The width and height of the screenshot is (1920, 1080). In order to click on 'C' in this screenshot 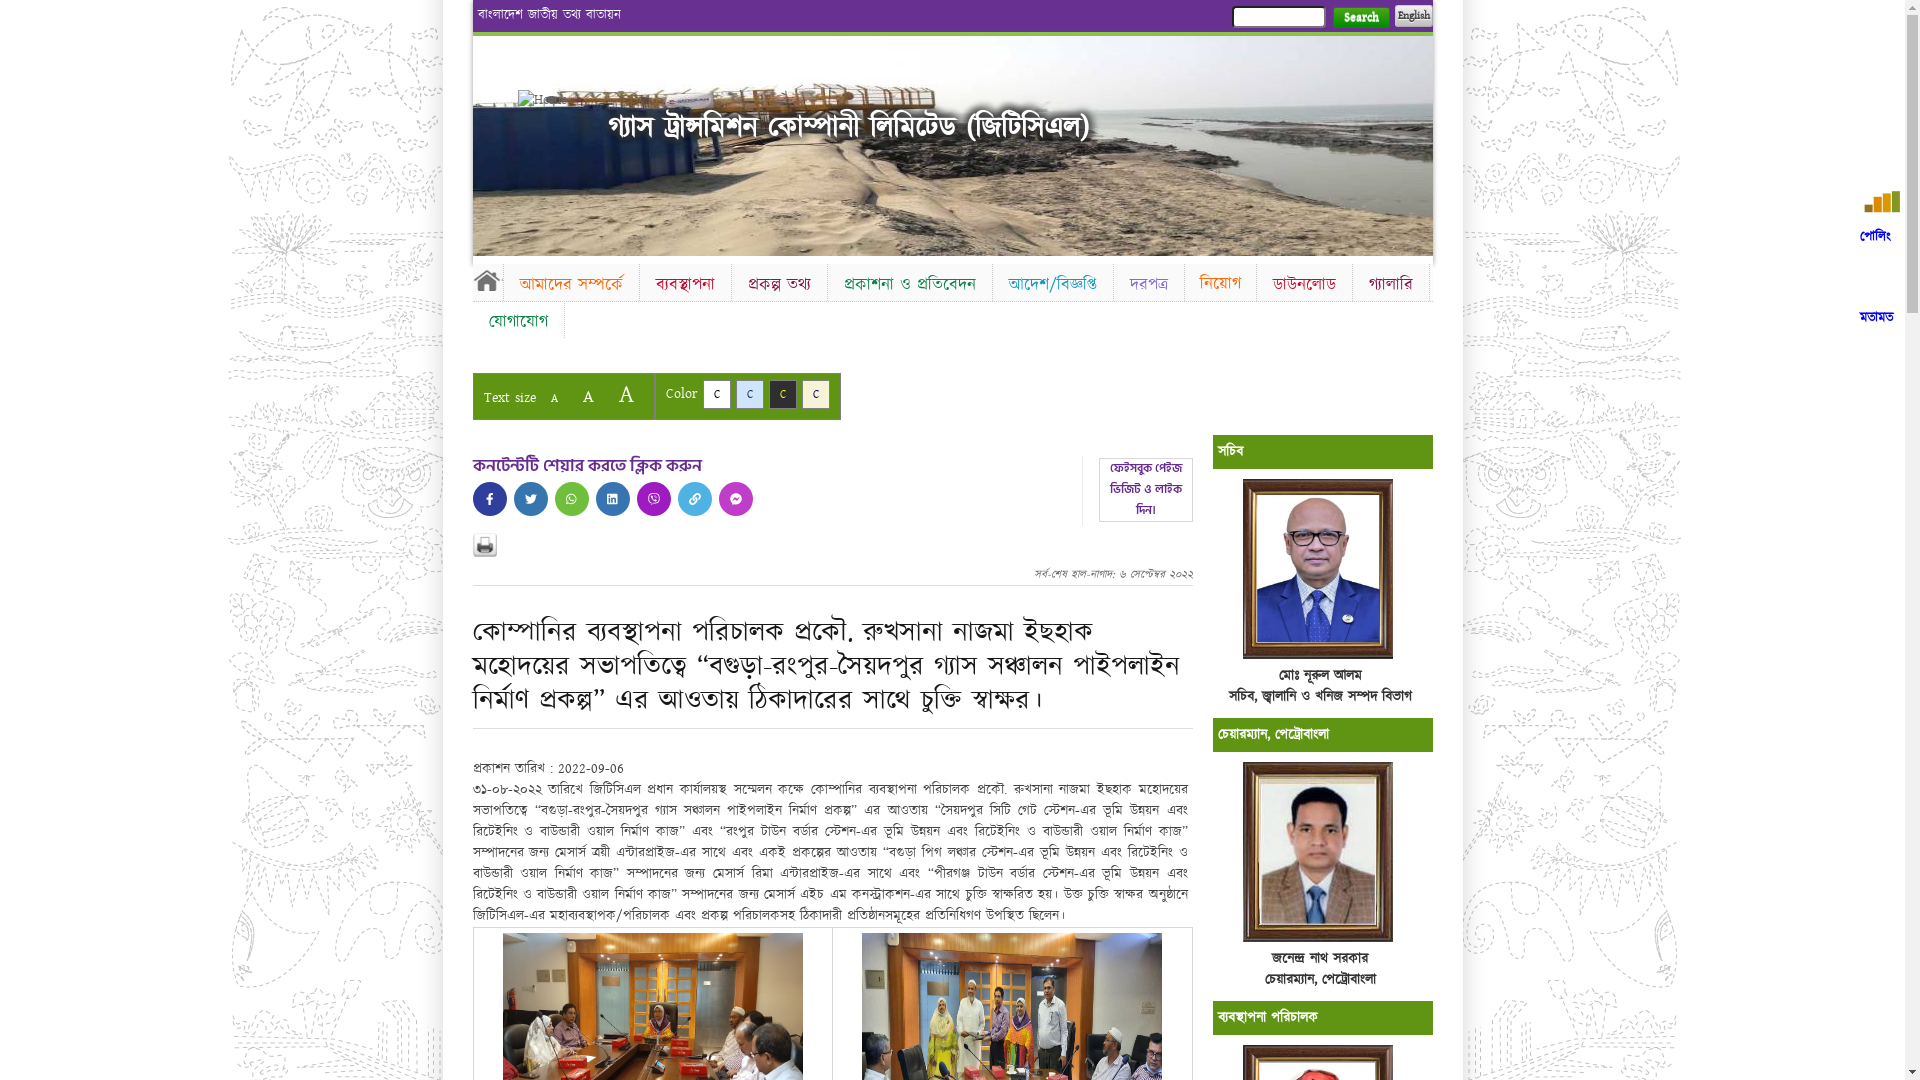, I will do `click(816, 394)`.